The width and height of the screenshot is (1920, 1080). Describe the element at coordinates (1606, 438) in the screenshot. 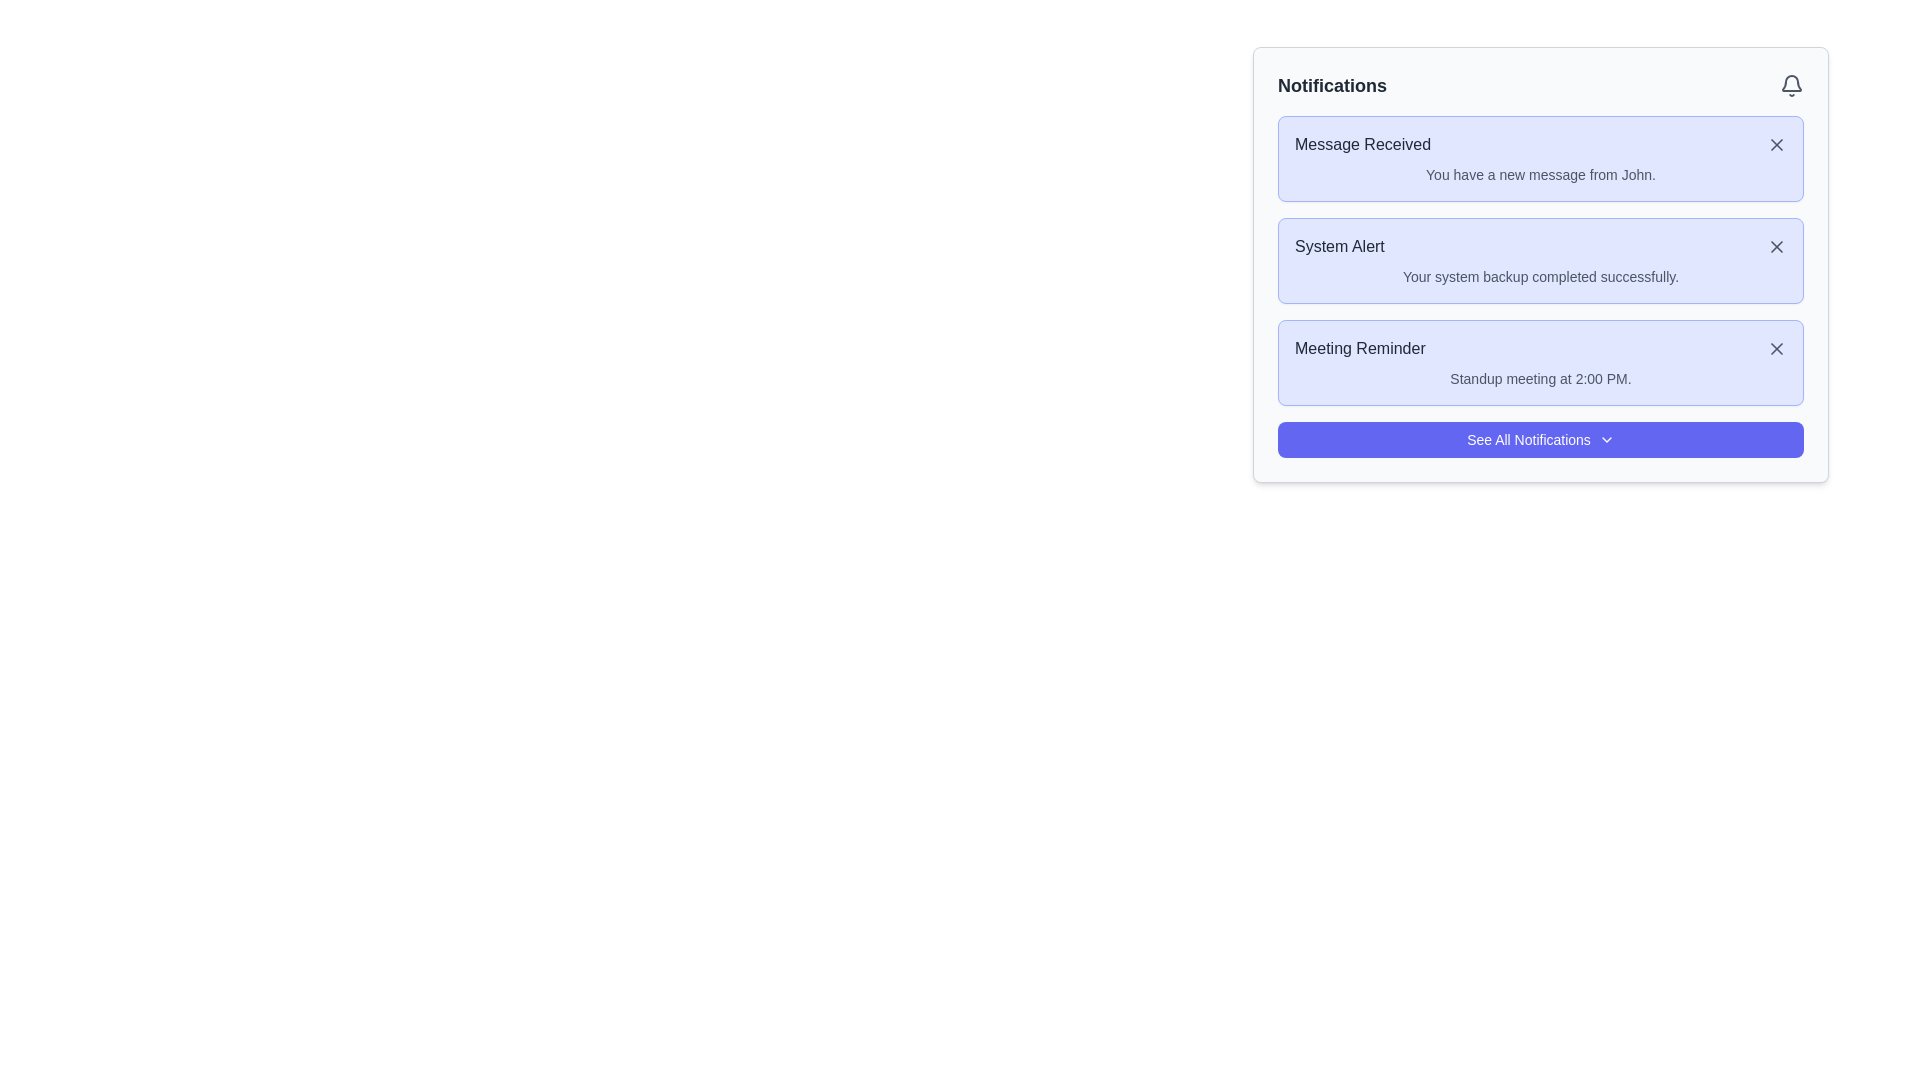

I see `the downward-pointing chevron icon with a thin white stroke located next to 'See All Notifications' in the blue button` at that location.